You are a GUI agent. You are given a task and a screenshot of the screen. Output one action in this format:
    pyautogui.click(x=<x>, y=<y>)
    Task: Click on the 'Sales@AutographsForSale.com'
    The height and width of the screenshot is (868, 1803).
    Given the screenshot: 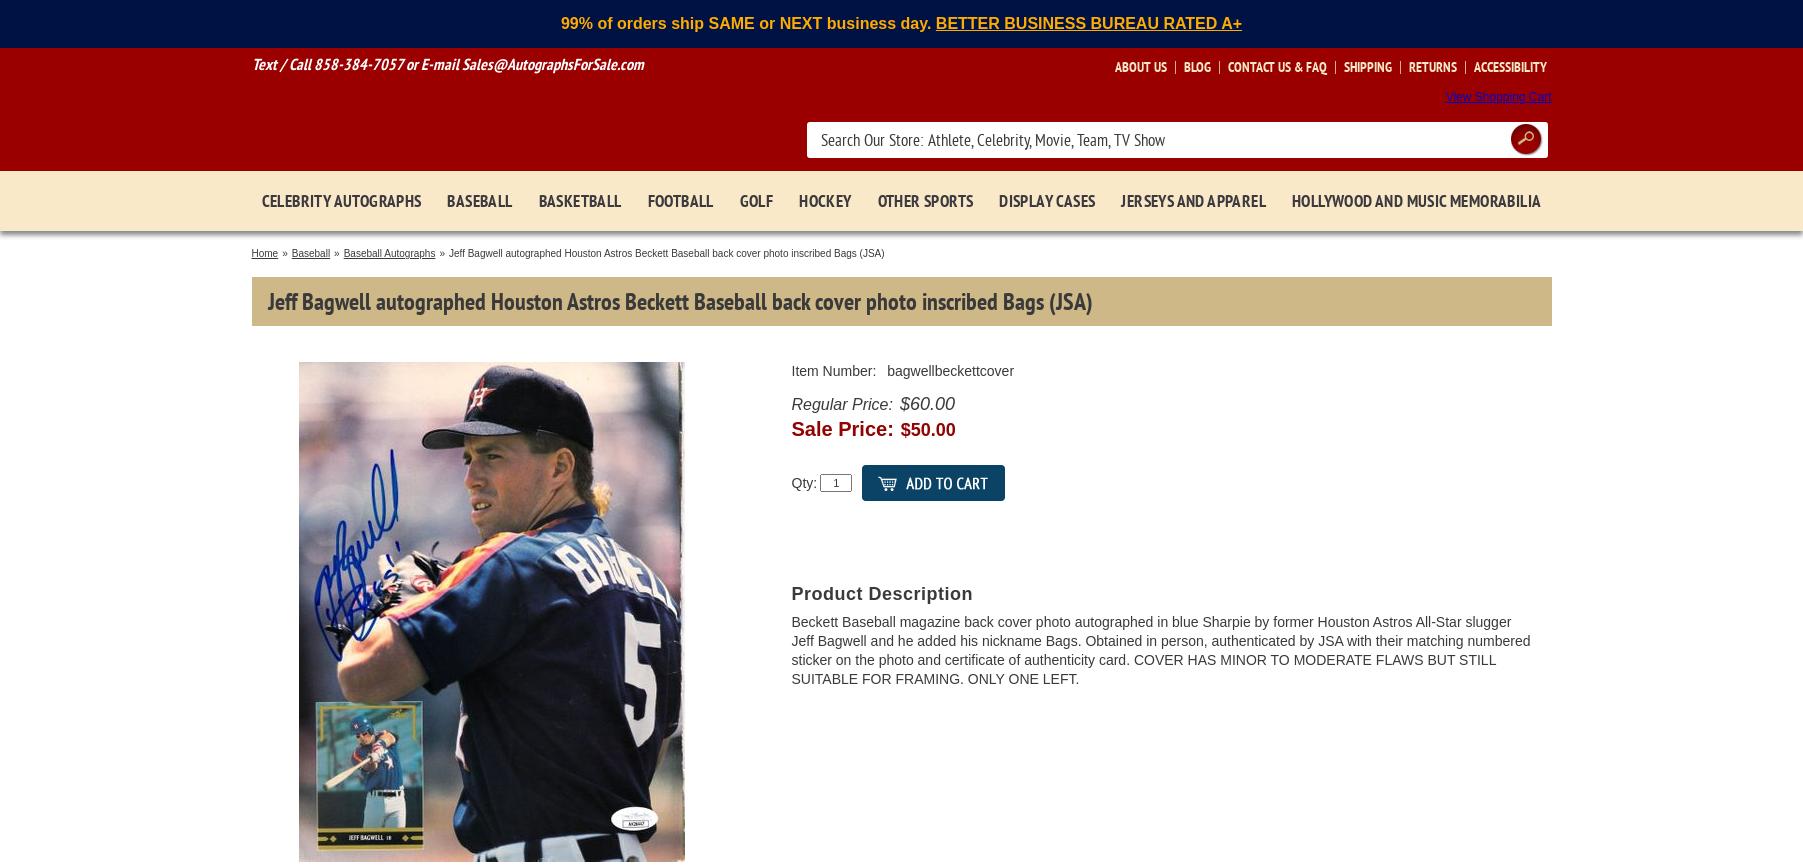 What is the action you would take?
    pyautogui.click(x=551, y=64)
    